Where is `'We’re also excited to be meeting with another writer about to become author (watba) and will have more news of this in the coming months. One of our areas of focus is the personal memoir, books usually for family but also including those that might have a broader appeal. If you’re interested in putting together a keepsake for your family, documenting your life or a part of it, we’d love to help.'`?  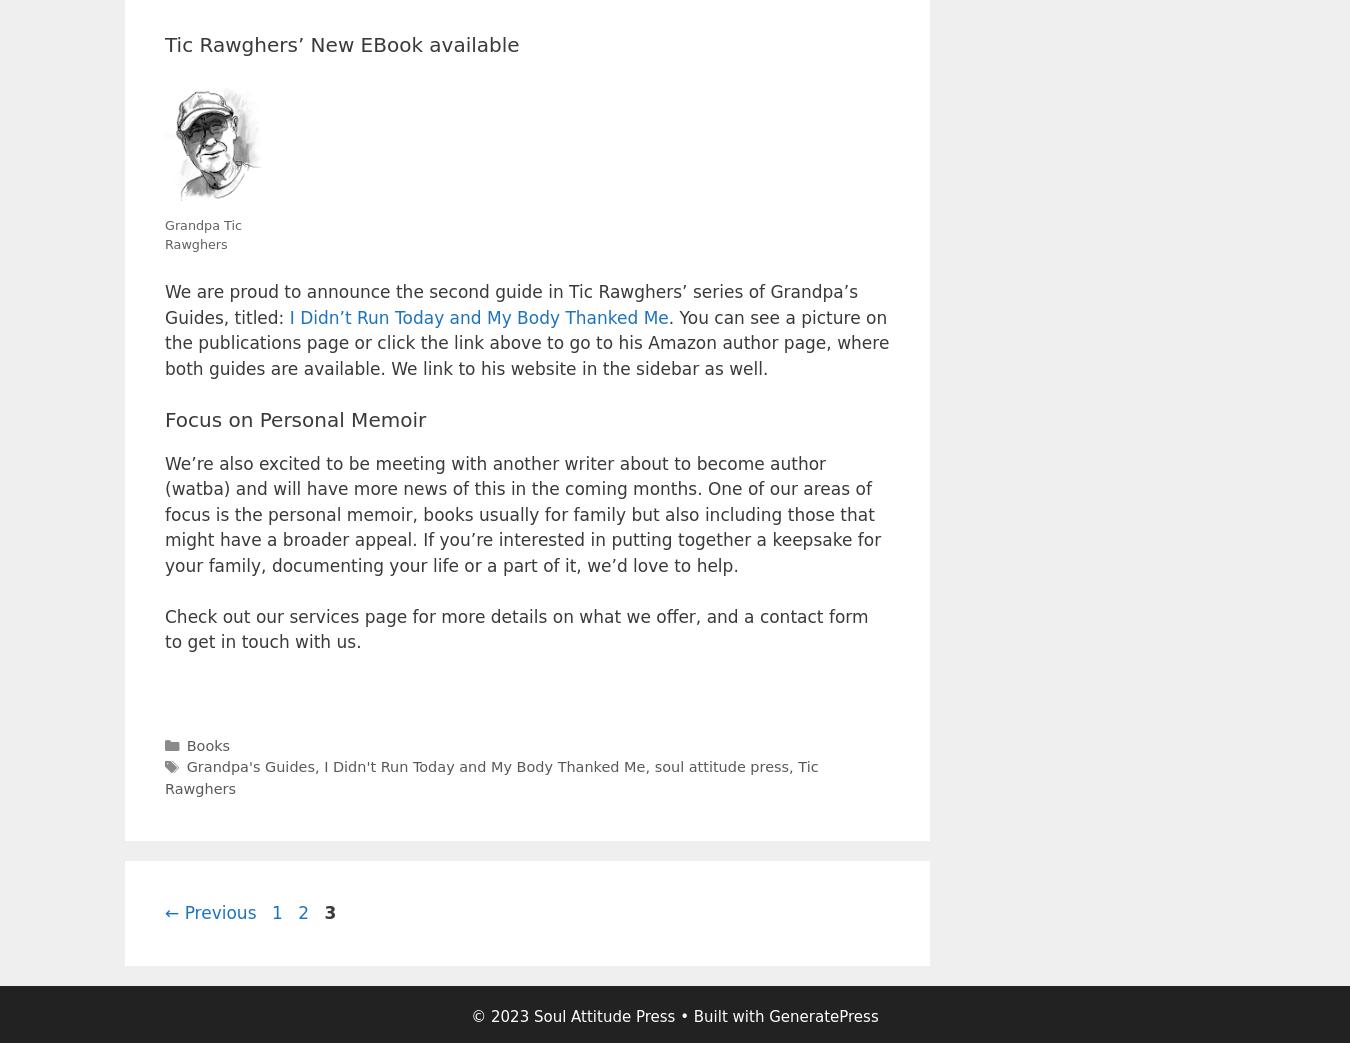
'We’re also excited to be meeting with another writer about to become author (watba) and will have more news of this in the coming months. One of our areas of focus is the personal memoir, books usually for family but also including those that might have a broader appeal. If you’re interested in putting together a keepsake for your family, documenting your life or a part of it, we’d love to help.' is located at coordinates (521, 512).